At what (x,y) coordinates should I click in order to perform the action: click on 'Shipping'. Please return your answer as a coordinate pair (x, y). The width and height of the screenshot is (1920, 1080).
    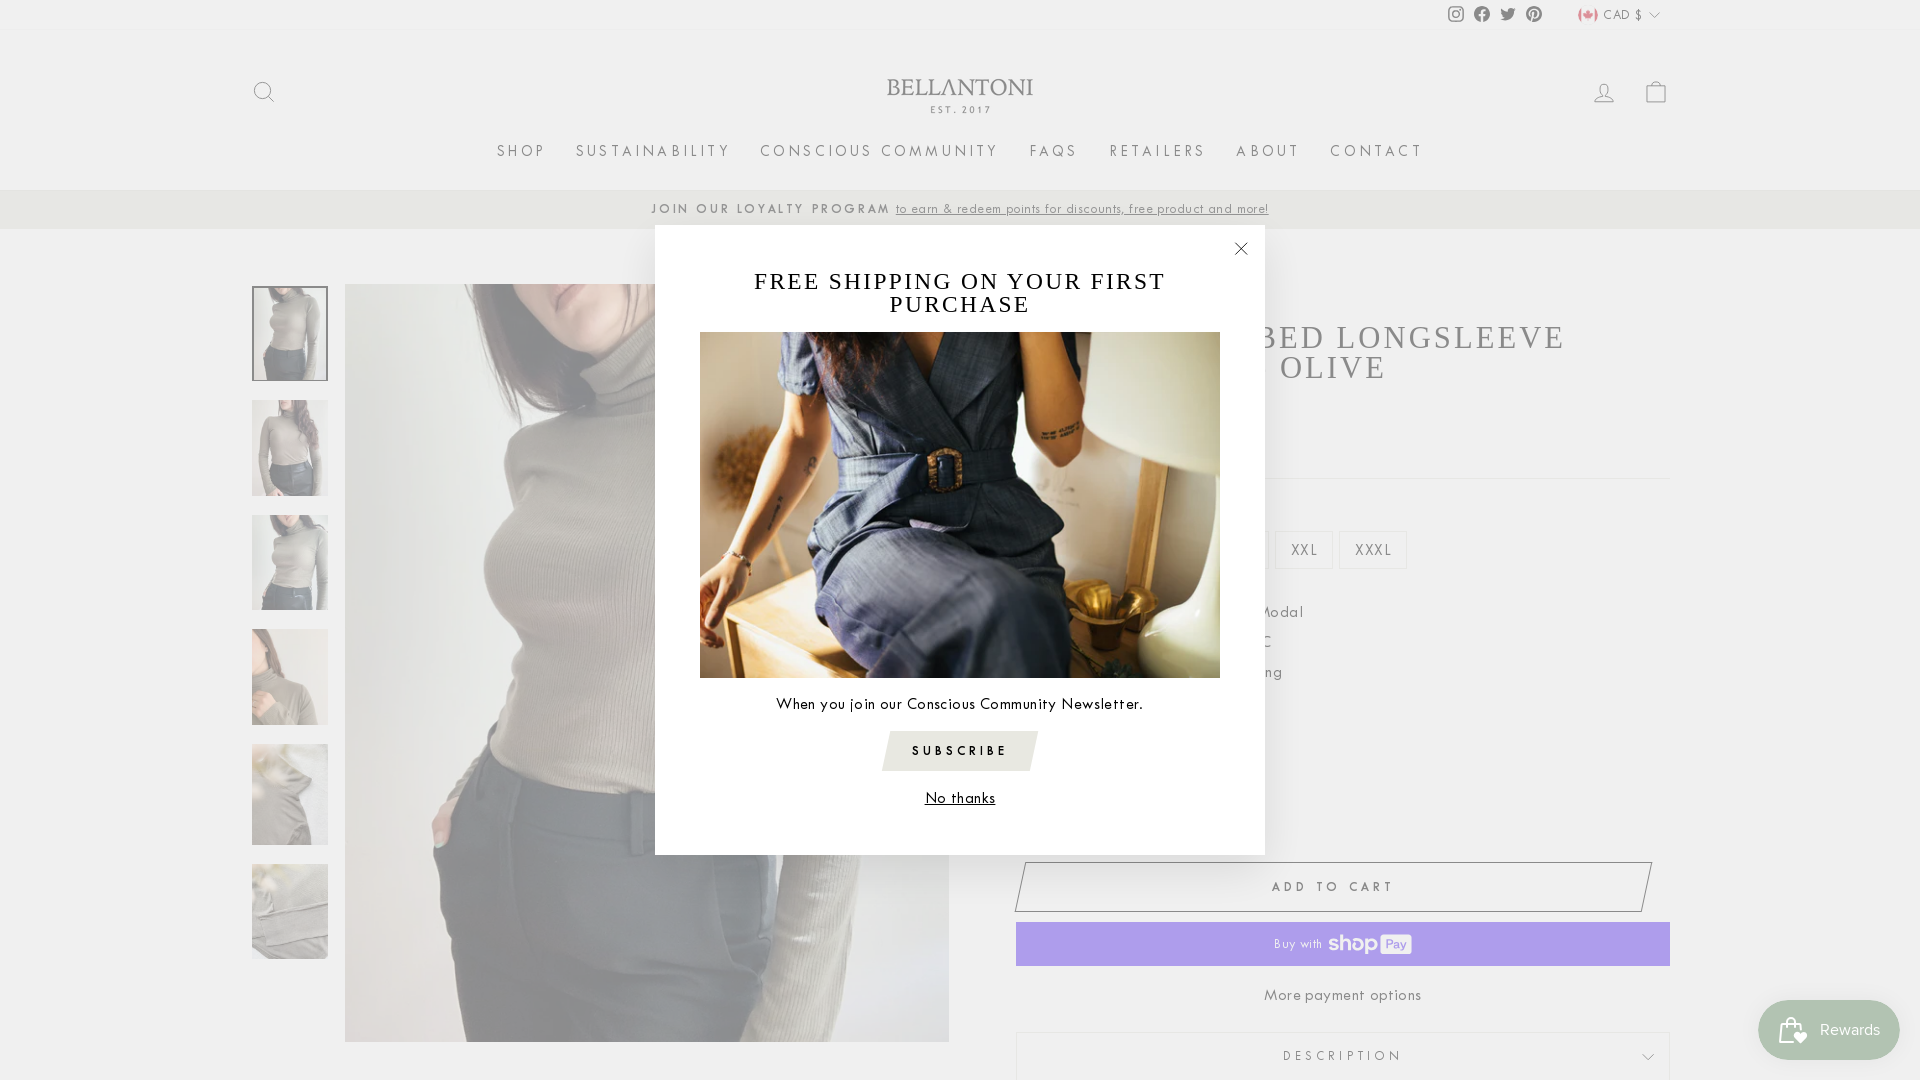
    Looking at the image, I should click on (1016, 442).